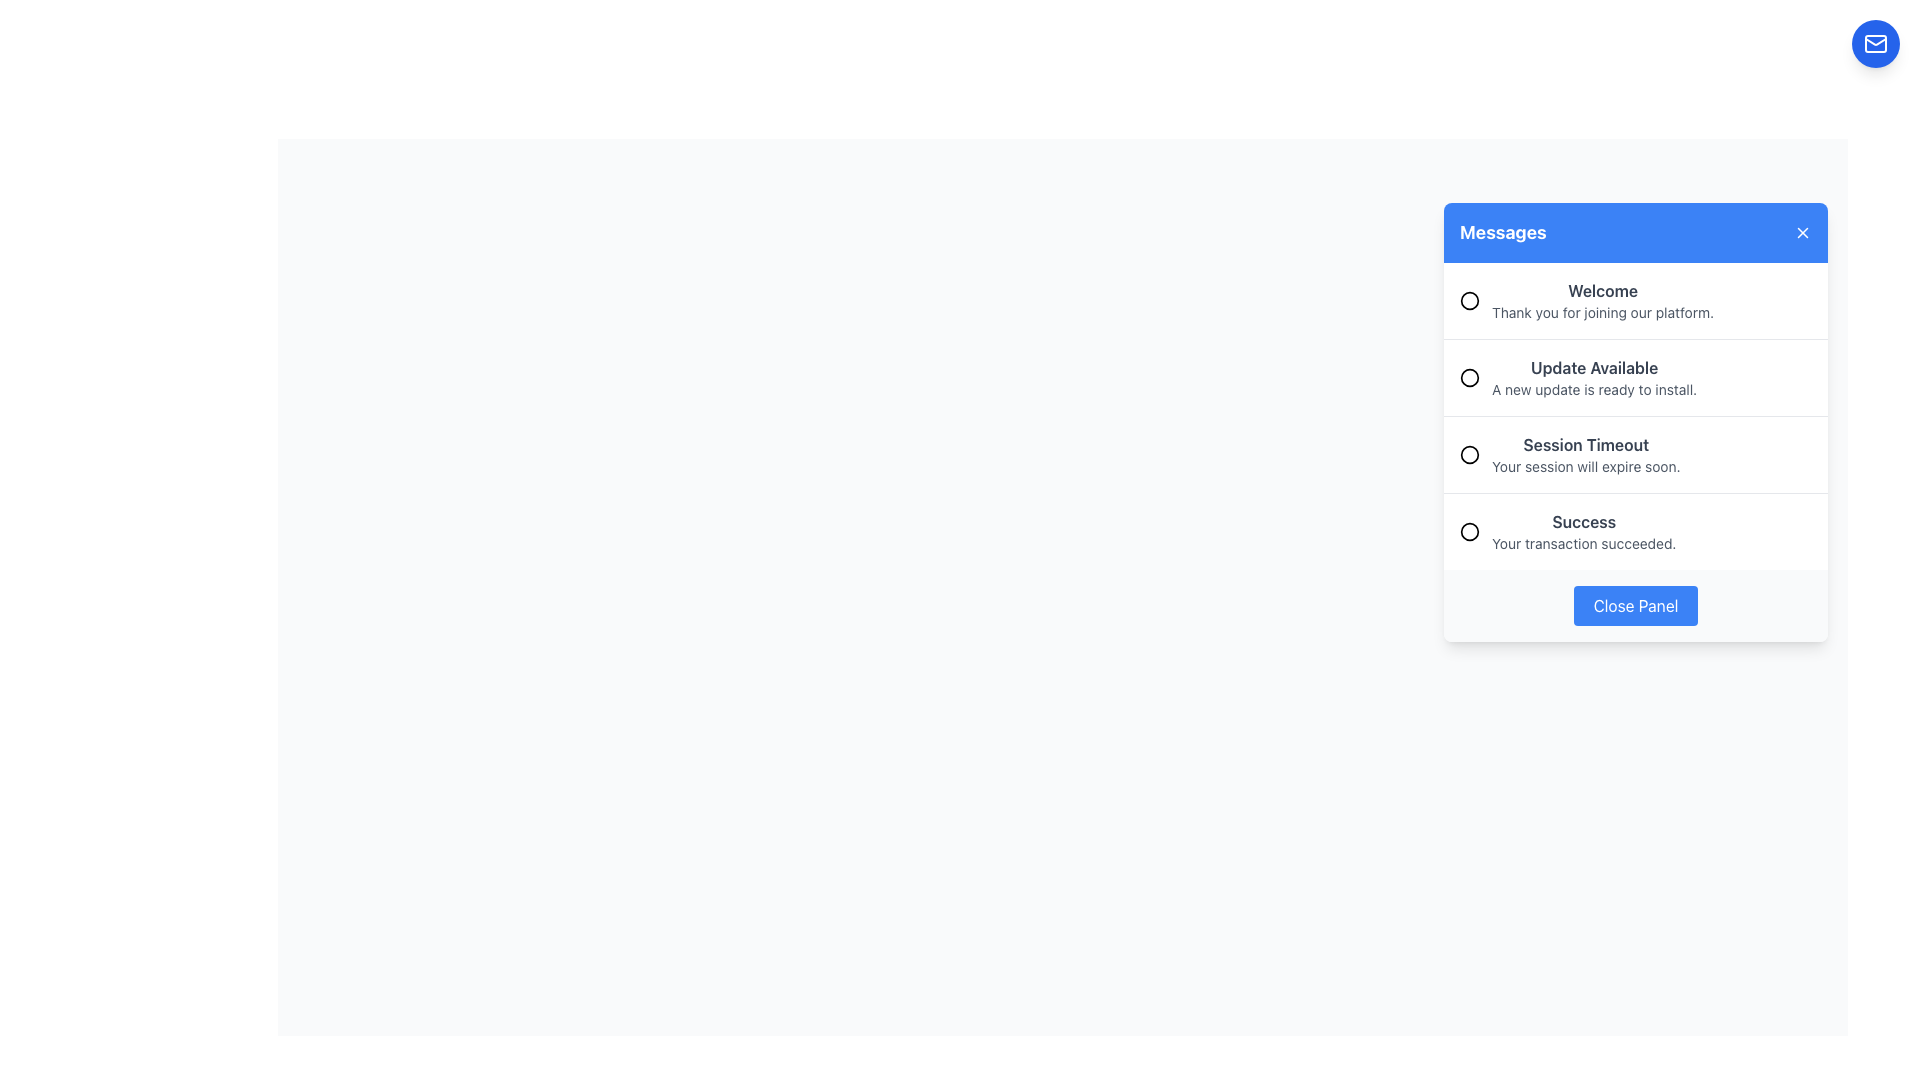 This screenshot has height=1080, width=1920. Describe the element at coordinates (1469, 531) in the screenshot. I see `the SVG circle element that visually represents a success icon next to the text 'Success: Your transaction succeeded.'` at that location.